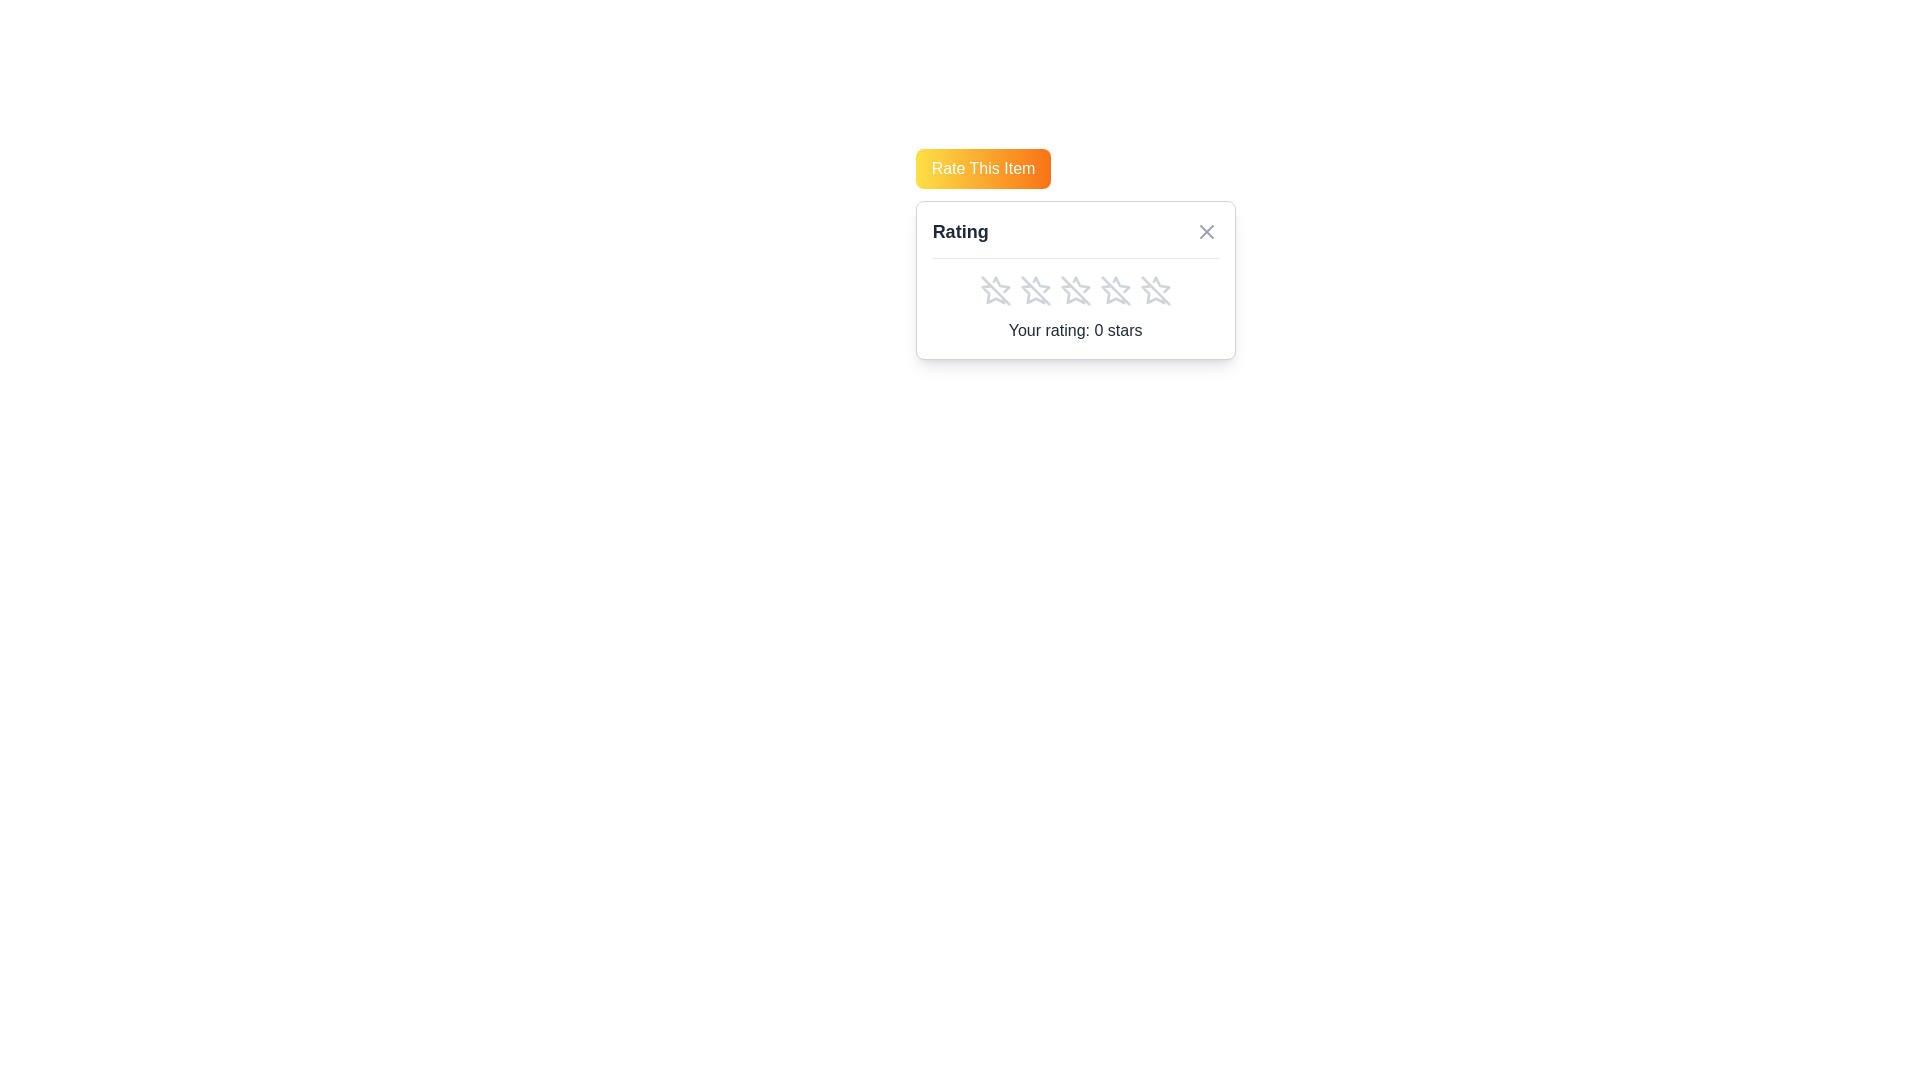 This screenshot has width=1920, height=1080. I want to click on the fifth star icon in the rating interface to set a five-star rating, so click(1112, 294).